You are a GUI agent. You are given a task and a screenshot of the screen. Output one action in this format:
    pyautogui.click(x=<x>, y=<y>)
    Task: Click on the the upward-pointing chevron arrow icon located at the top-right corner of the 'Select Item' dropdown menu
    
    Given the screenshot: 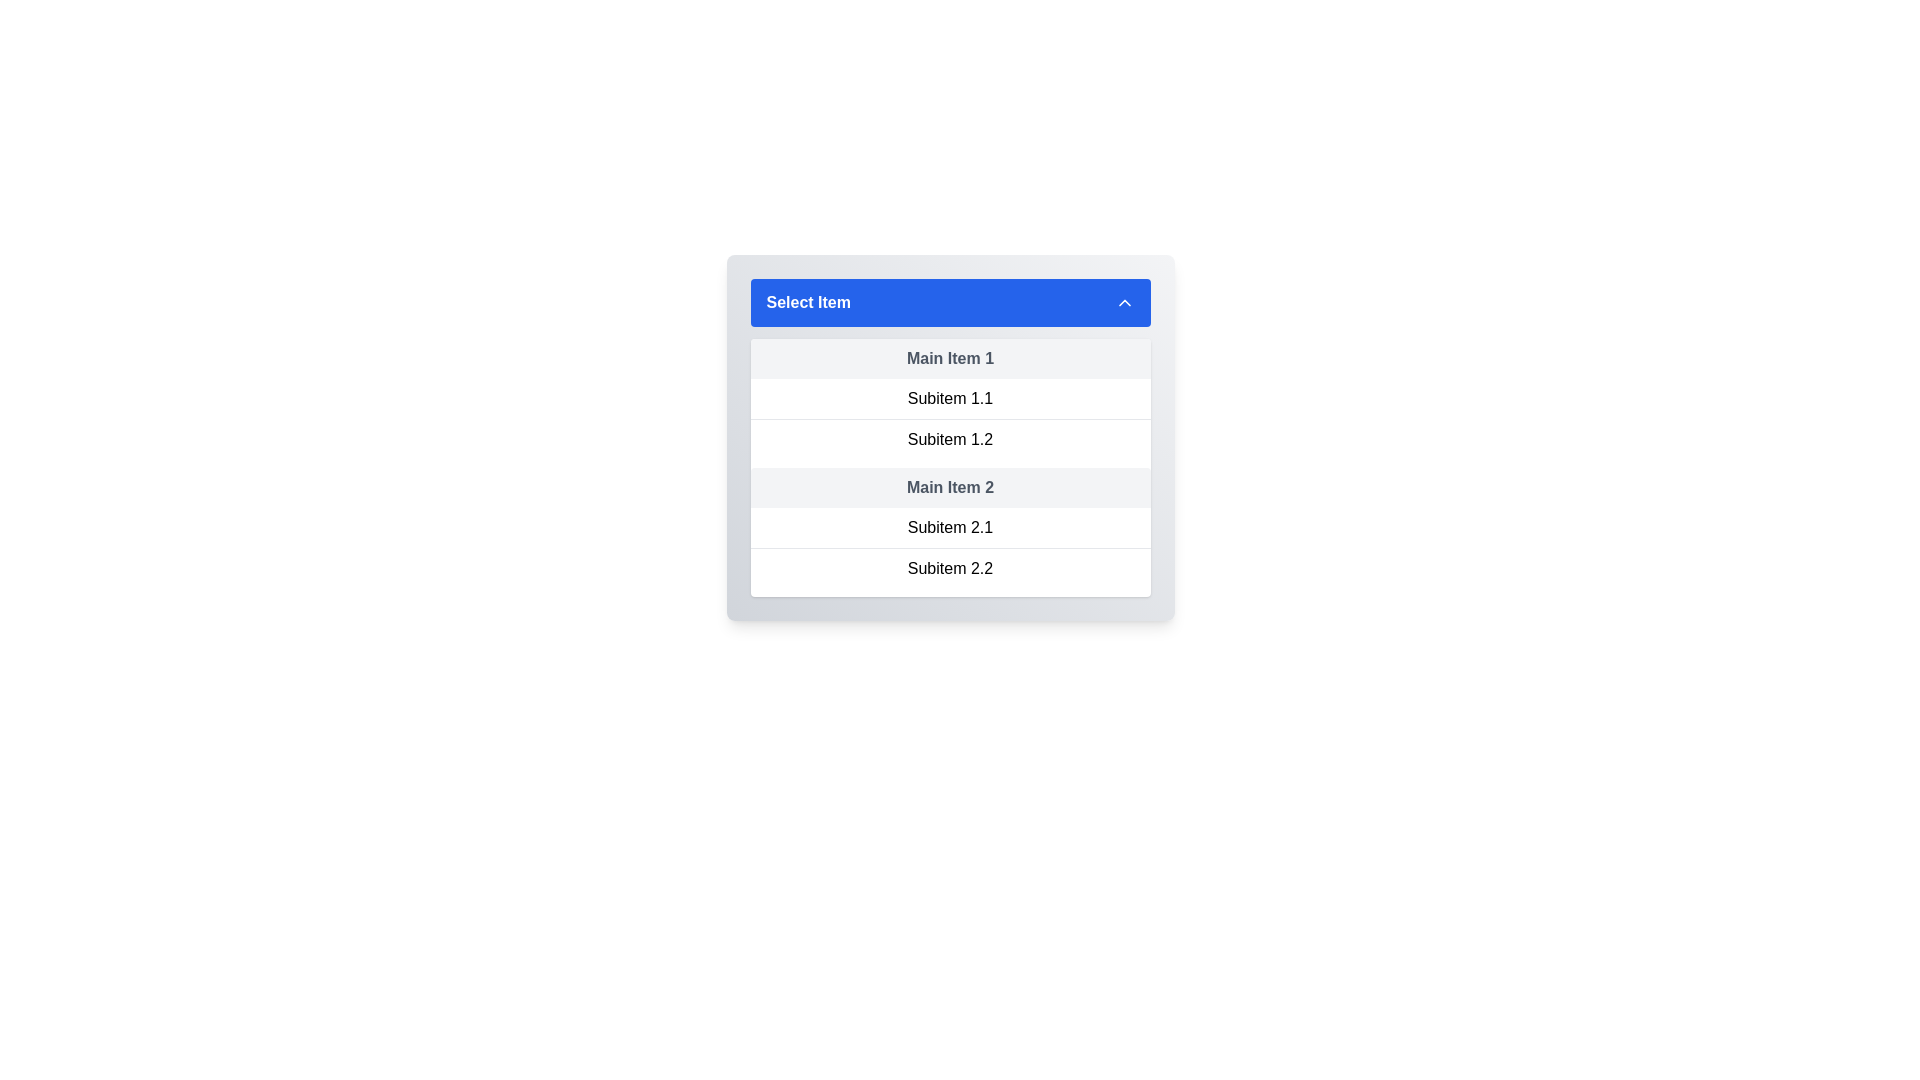 What is the action you would take?
    pyautogui.click(x=1124, y=303)
    